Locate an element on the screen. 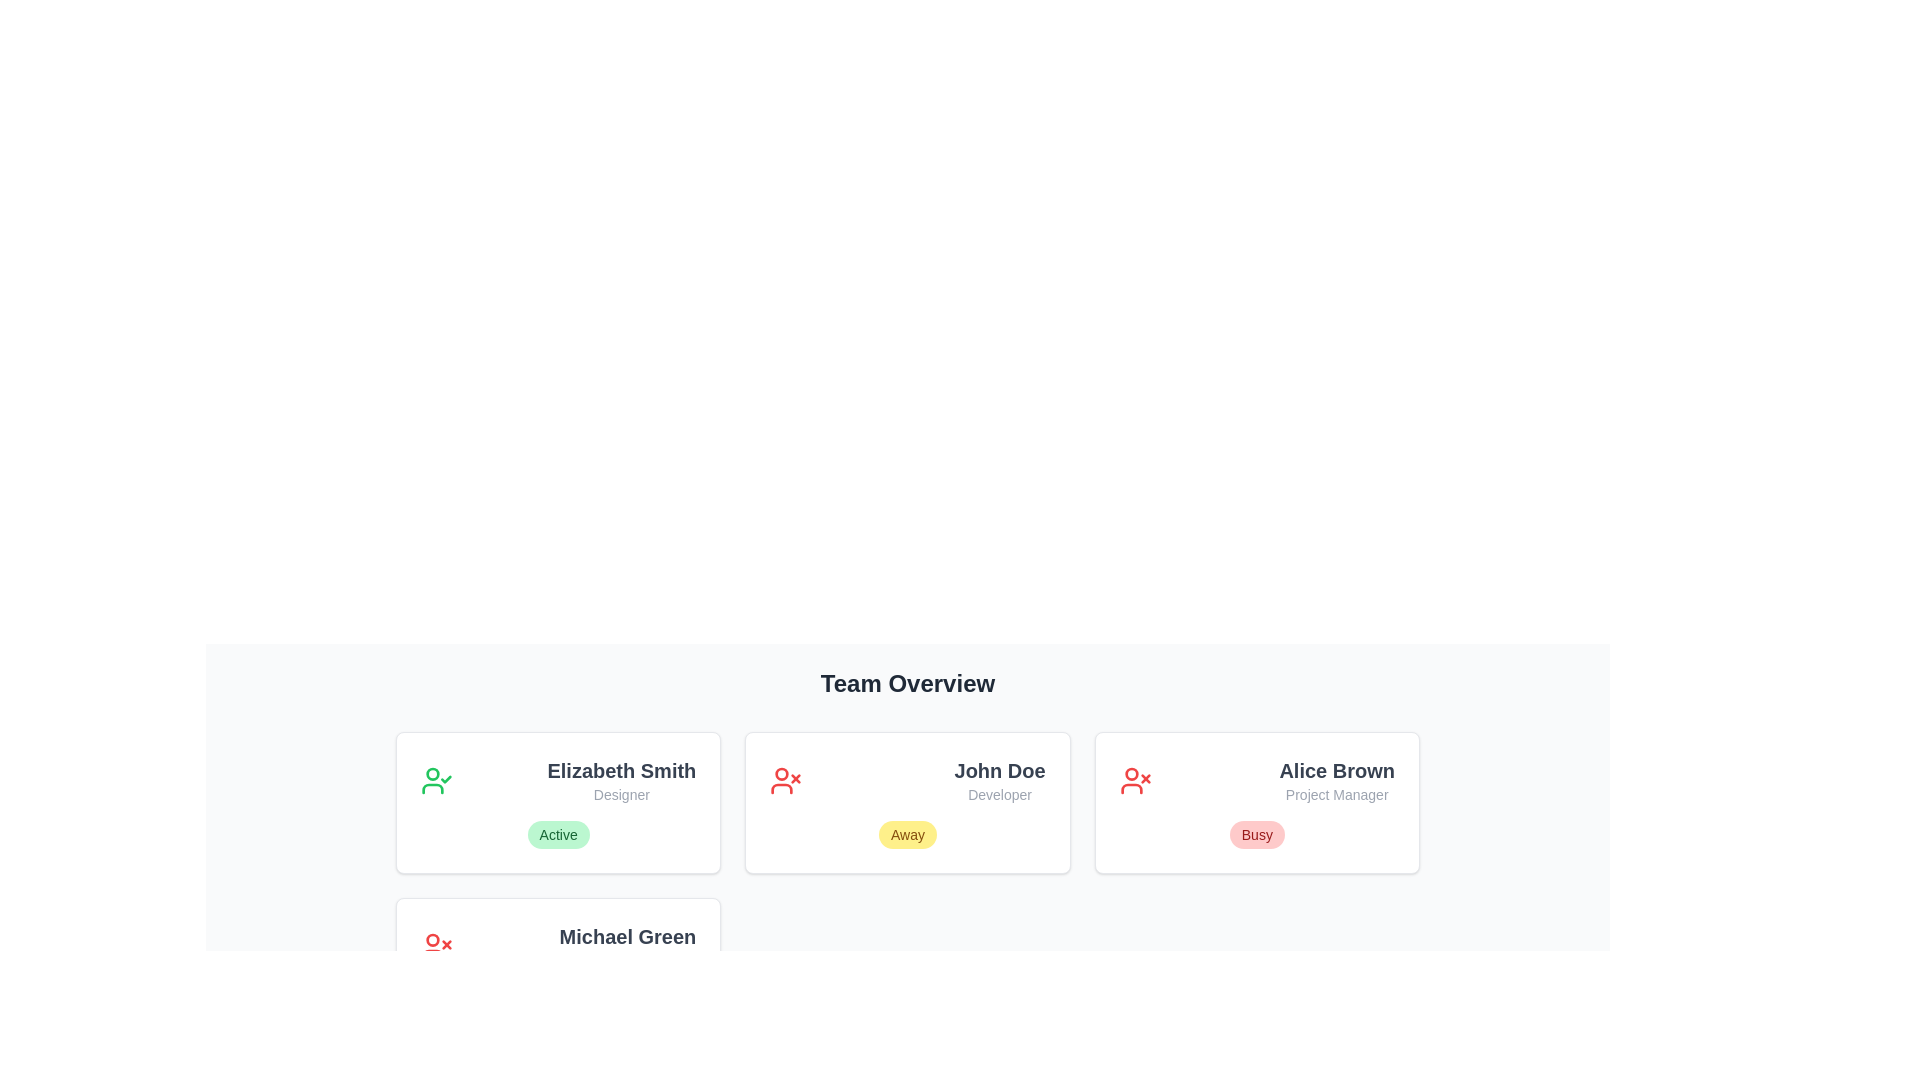 This screenshot has height=1080, width=1920. the active status icon indicating user 'Elizabeth Smith', located to the left of her name and above the status badge reading 'Active' is located at coordinates (435, 779).